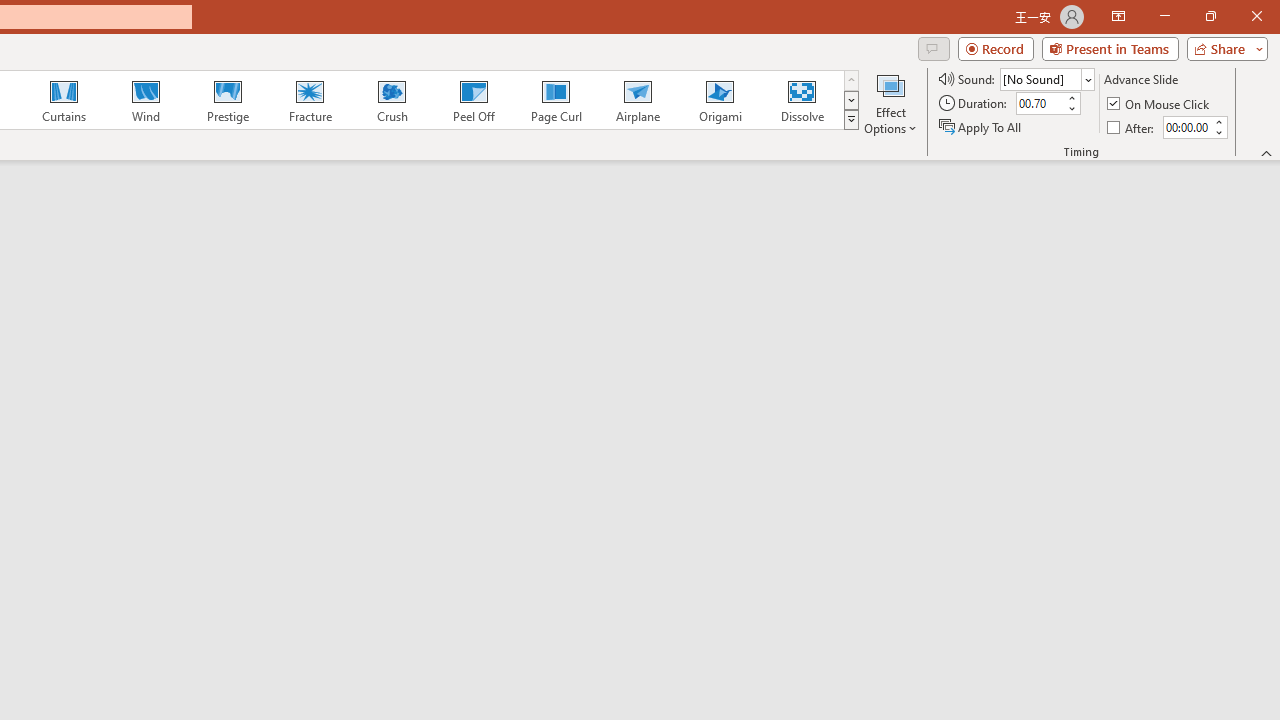 The height and width of the screenshot is (720, 1280). What do you see at coordinates (720, 100) in the screenshot?
I see `'Origami'` at bounding box center [720, 100].